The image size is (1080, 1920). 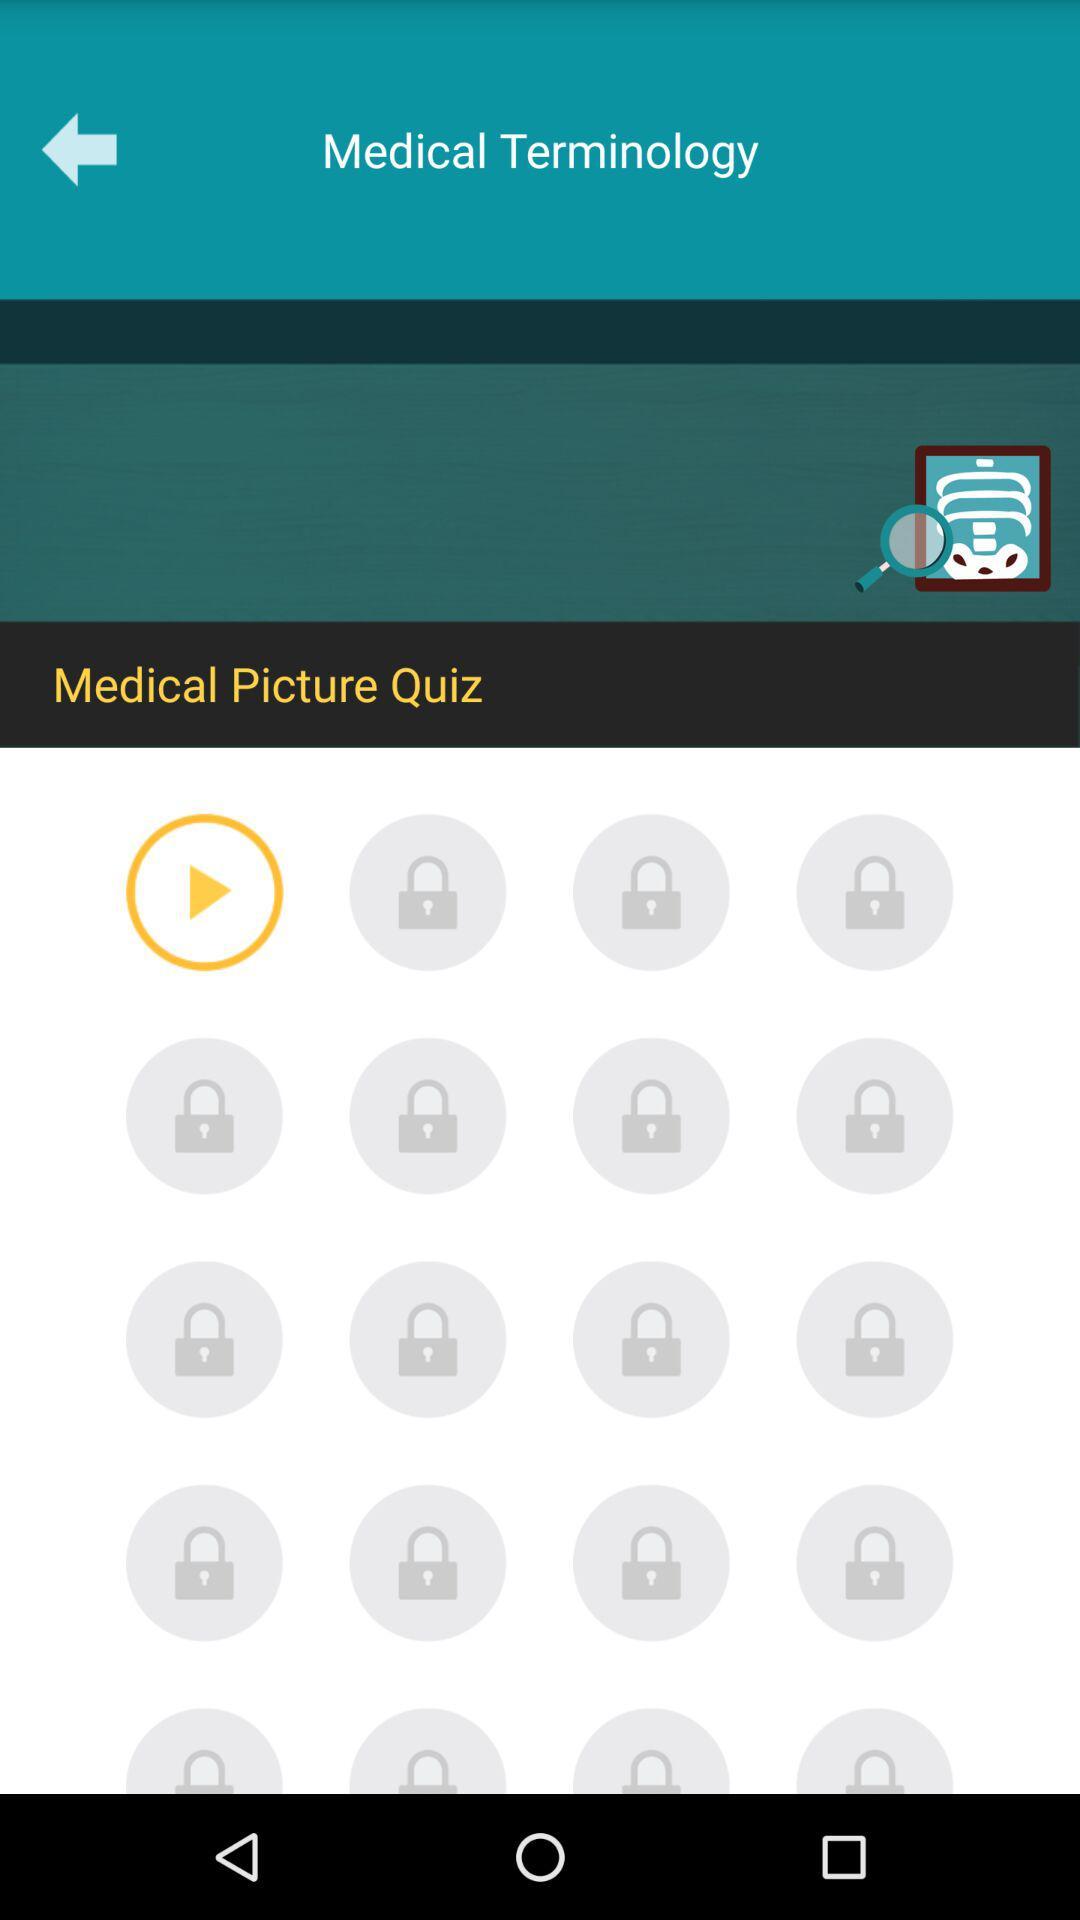 I want to click on press to select, so click(x=651, y=1339).